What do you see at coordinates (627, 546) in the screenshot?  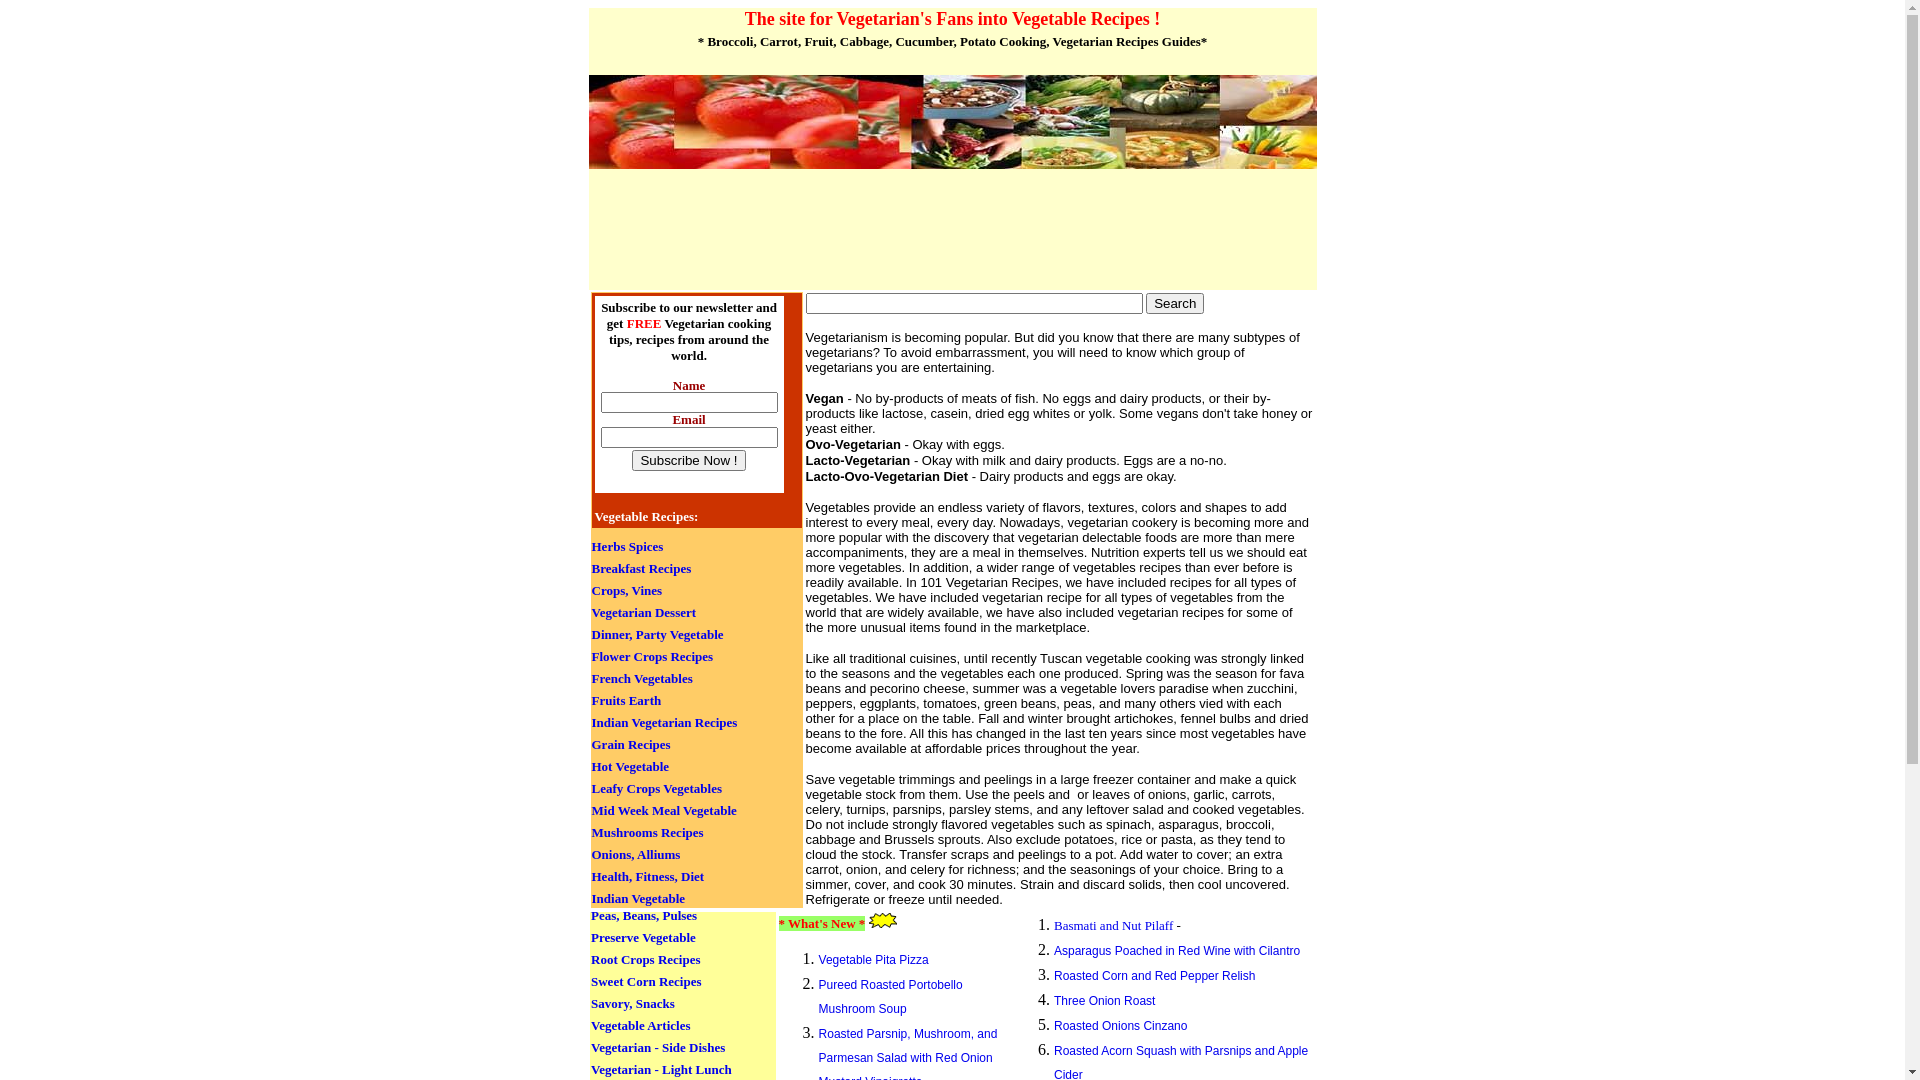 I see `'Herbs Spices'` at bounding box center [627, 546].